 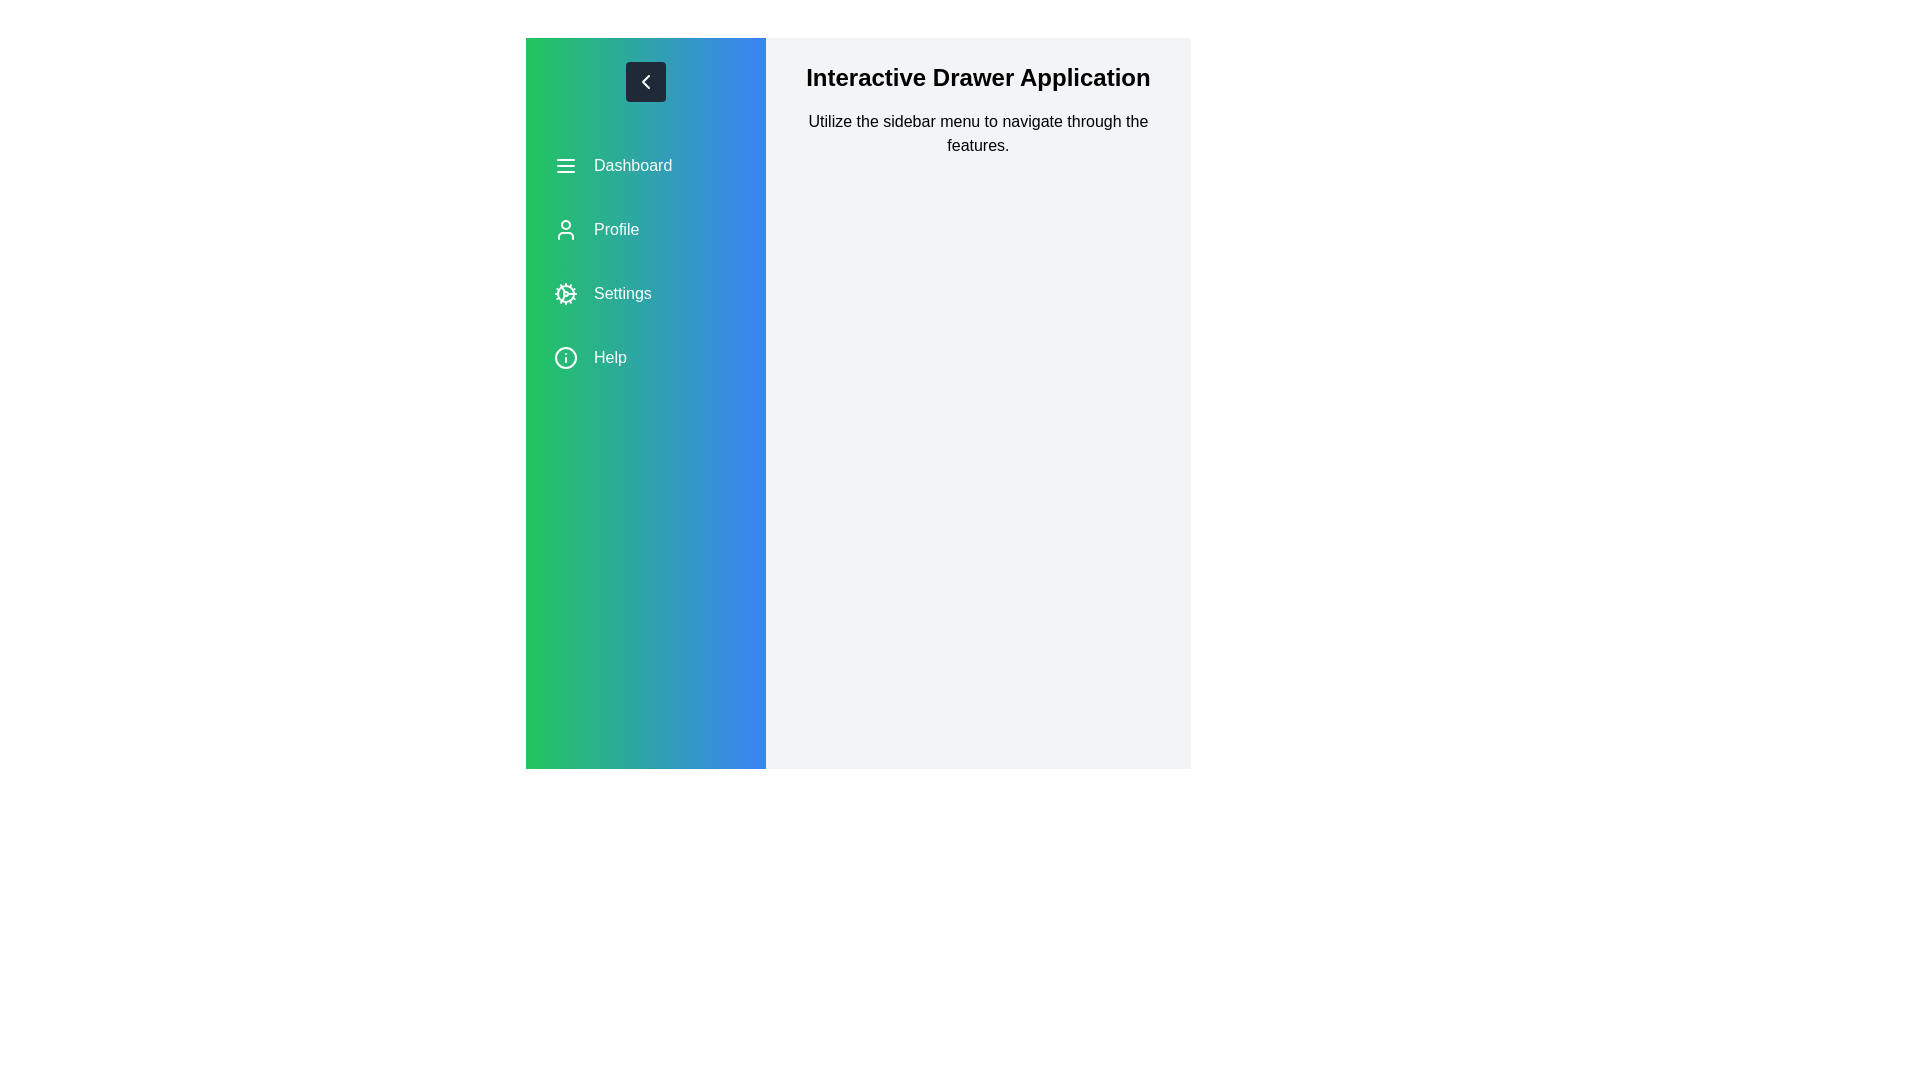 I want to click on the menu option Dashboard to navigate, so click(x=645, y=164).